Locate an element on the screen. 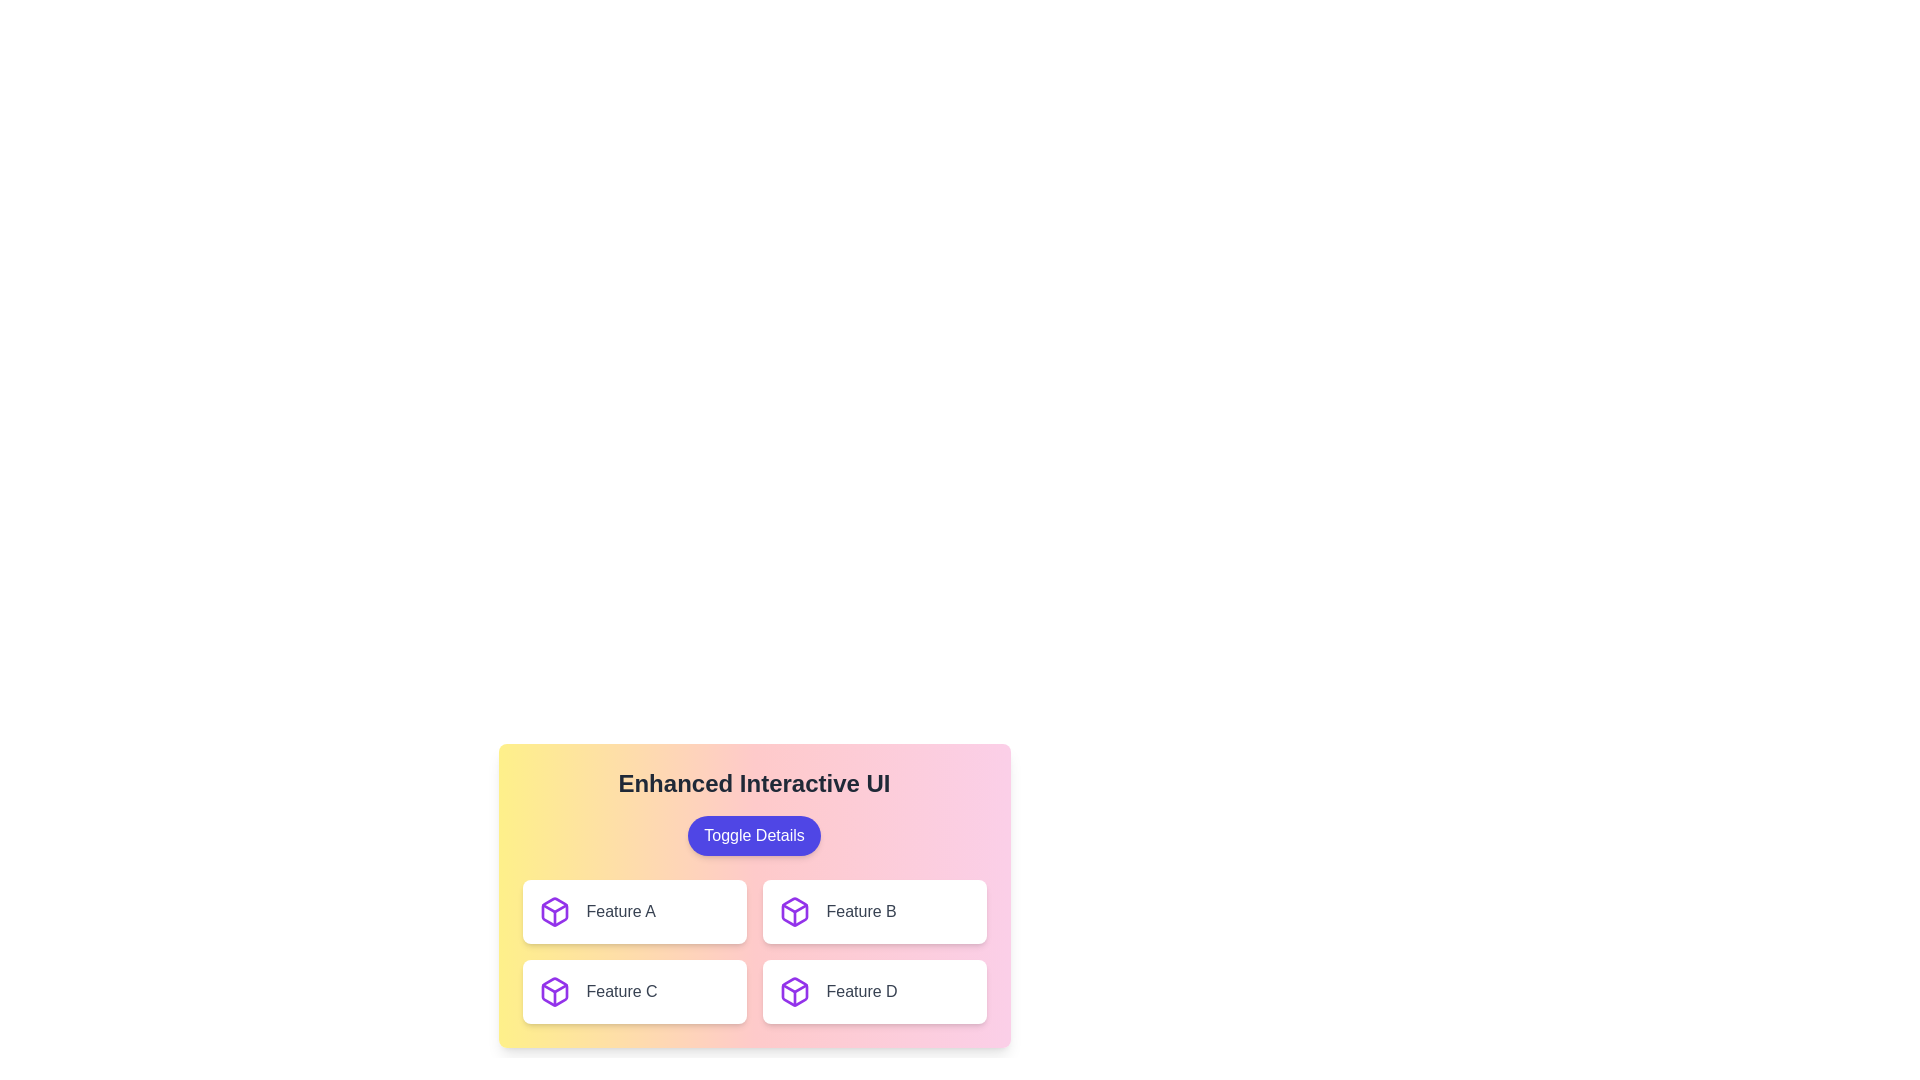 This screenshot has height=1080, width=1920. the decorative icon located in the top-left section of the grid layout, which visually represents 'Feature A' is located at coordinates (554, 911).